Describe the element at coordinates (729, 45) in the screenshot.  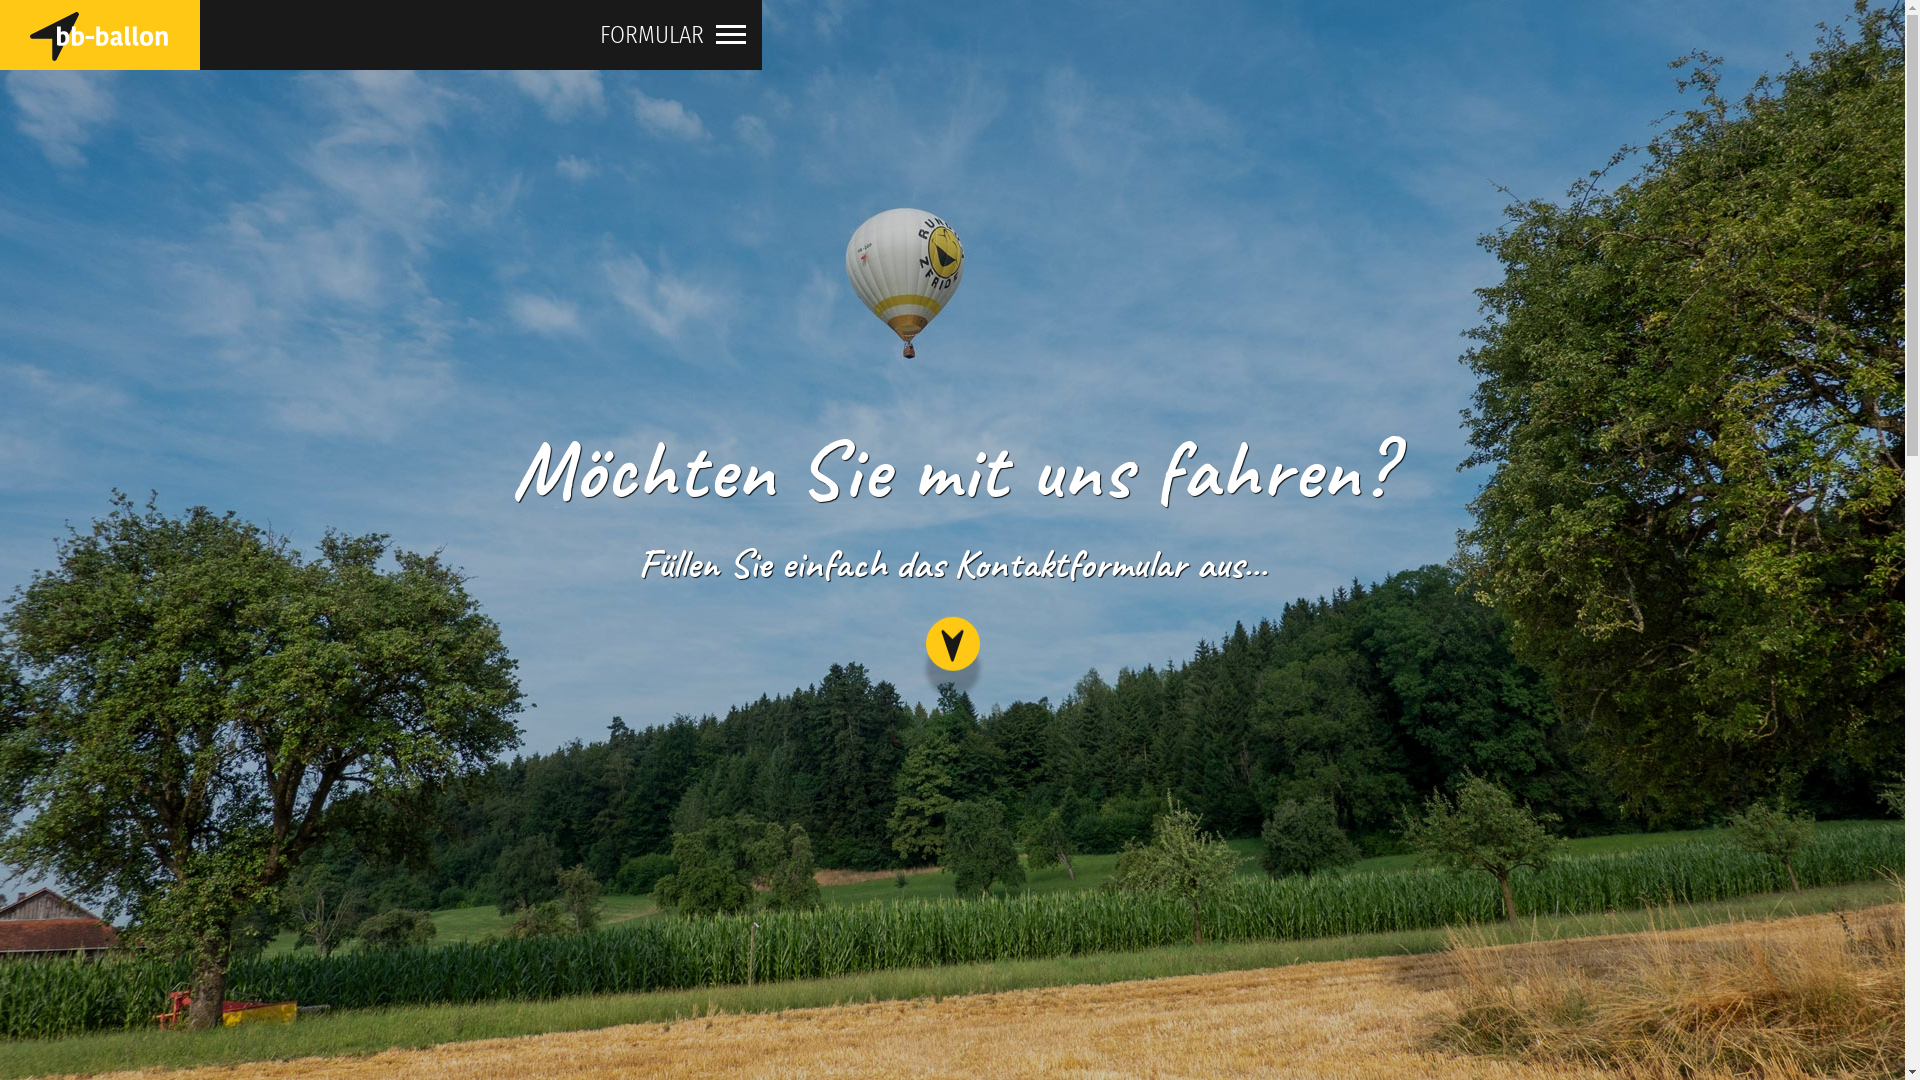
I see `'Menu'` at that location.